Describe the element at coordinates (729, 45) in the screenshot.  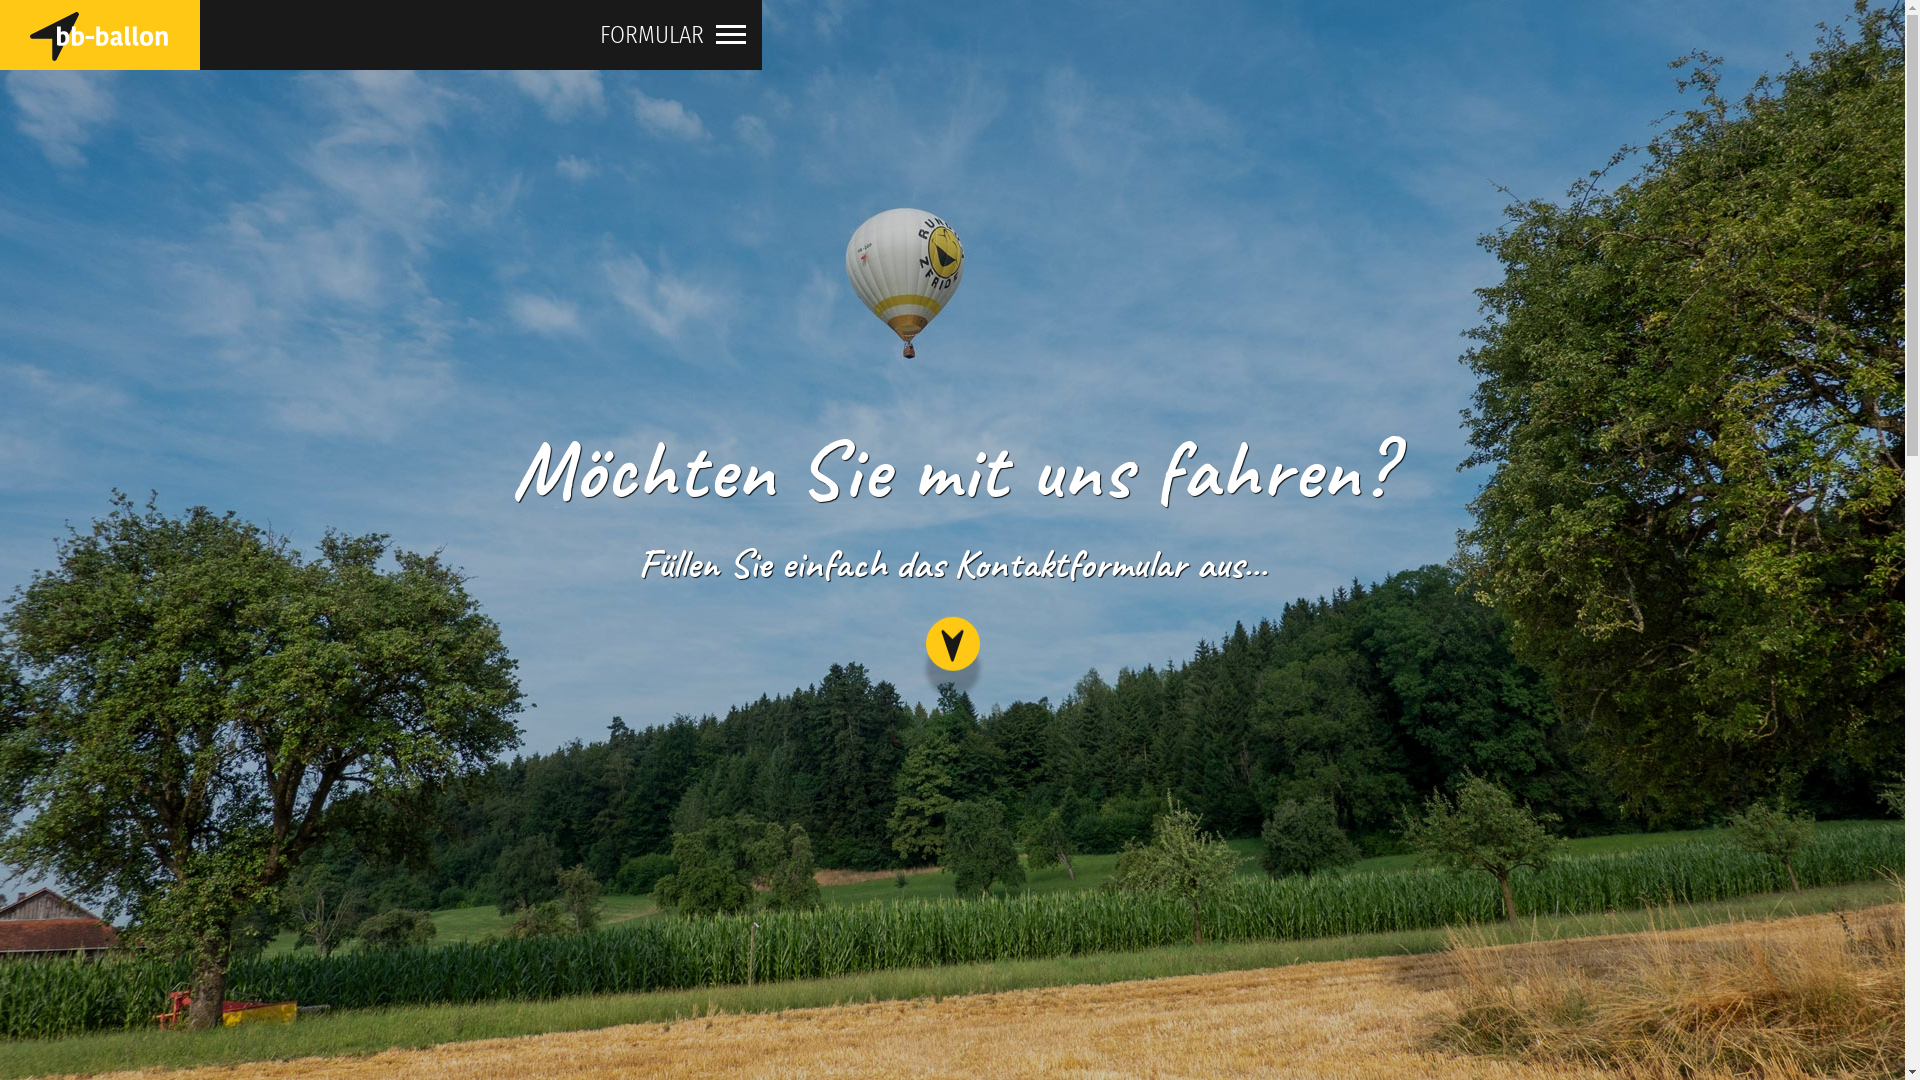
I see `'Menu'` at that location.